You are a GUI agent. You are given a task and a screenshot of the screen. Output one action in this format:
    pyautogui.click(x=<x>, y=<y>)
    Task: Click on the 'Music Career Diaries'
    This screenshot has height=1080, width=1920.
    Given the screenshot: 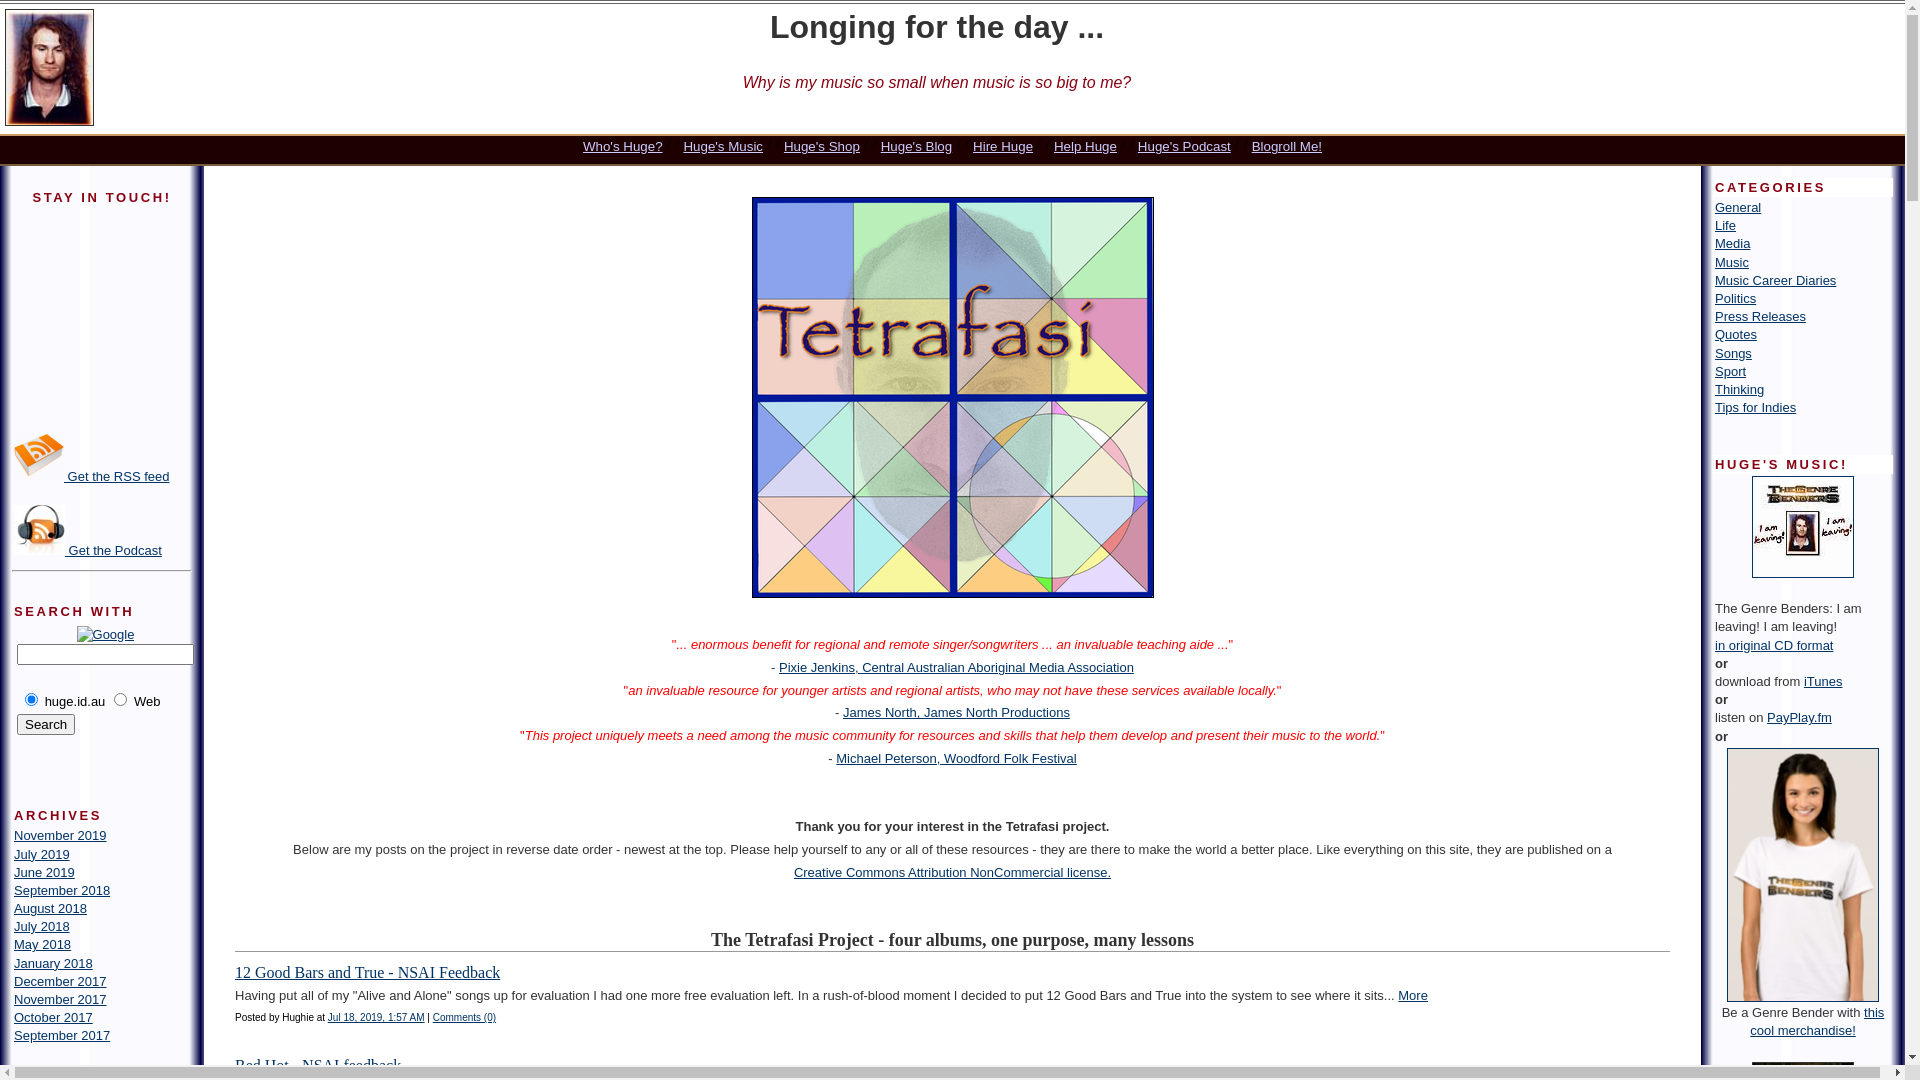 What is the action you would take?
    pyautogui.click(x=1713, y=280)
    